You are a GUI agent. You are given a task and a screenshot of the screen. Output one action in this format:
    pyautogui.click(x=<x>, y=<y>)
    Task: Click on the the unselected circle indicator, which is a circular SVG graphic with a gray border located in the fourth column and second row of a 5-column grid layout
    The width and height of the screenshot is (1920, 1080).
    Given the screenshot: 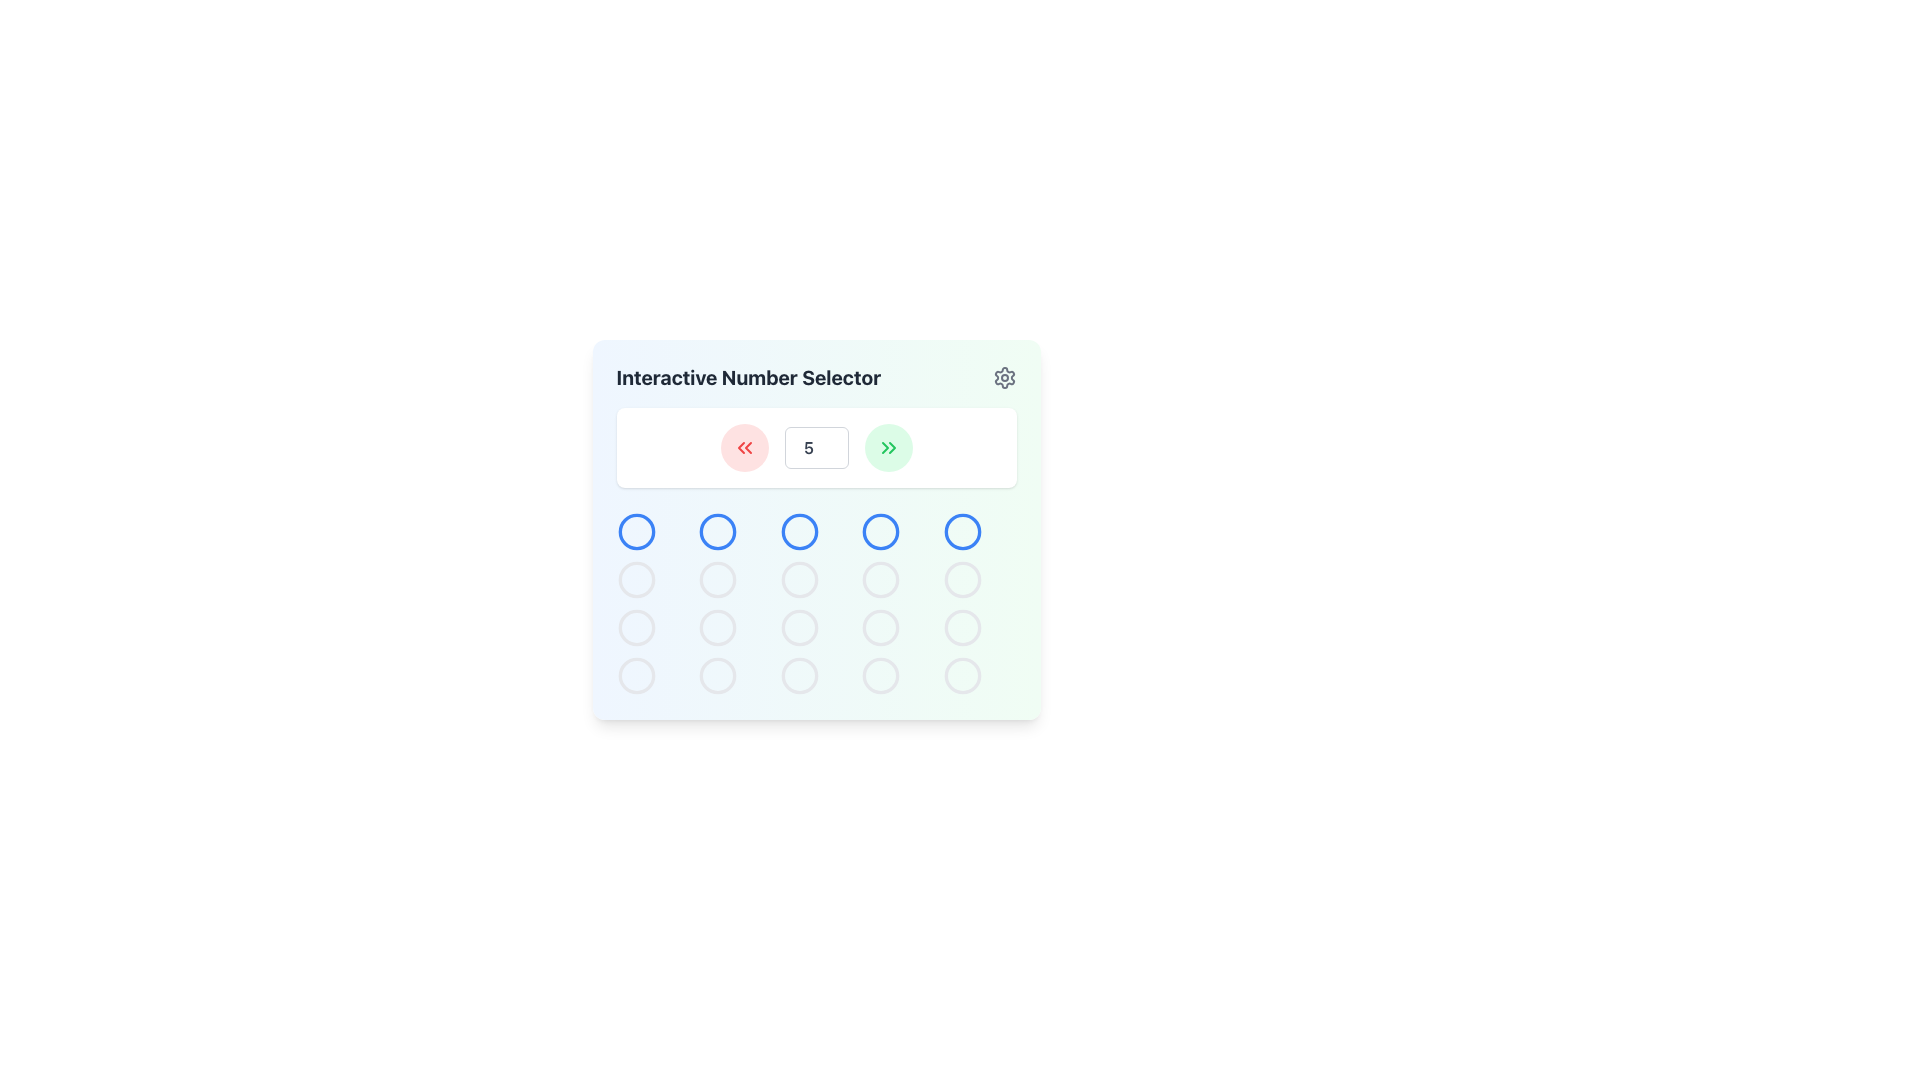 What is the action you would take?
    pyautogui.click(x=880, y=579)
    